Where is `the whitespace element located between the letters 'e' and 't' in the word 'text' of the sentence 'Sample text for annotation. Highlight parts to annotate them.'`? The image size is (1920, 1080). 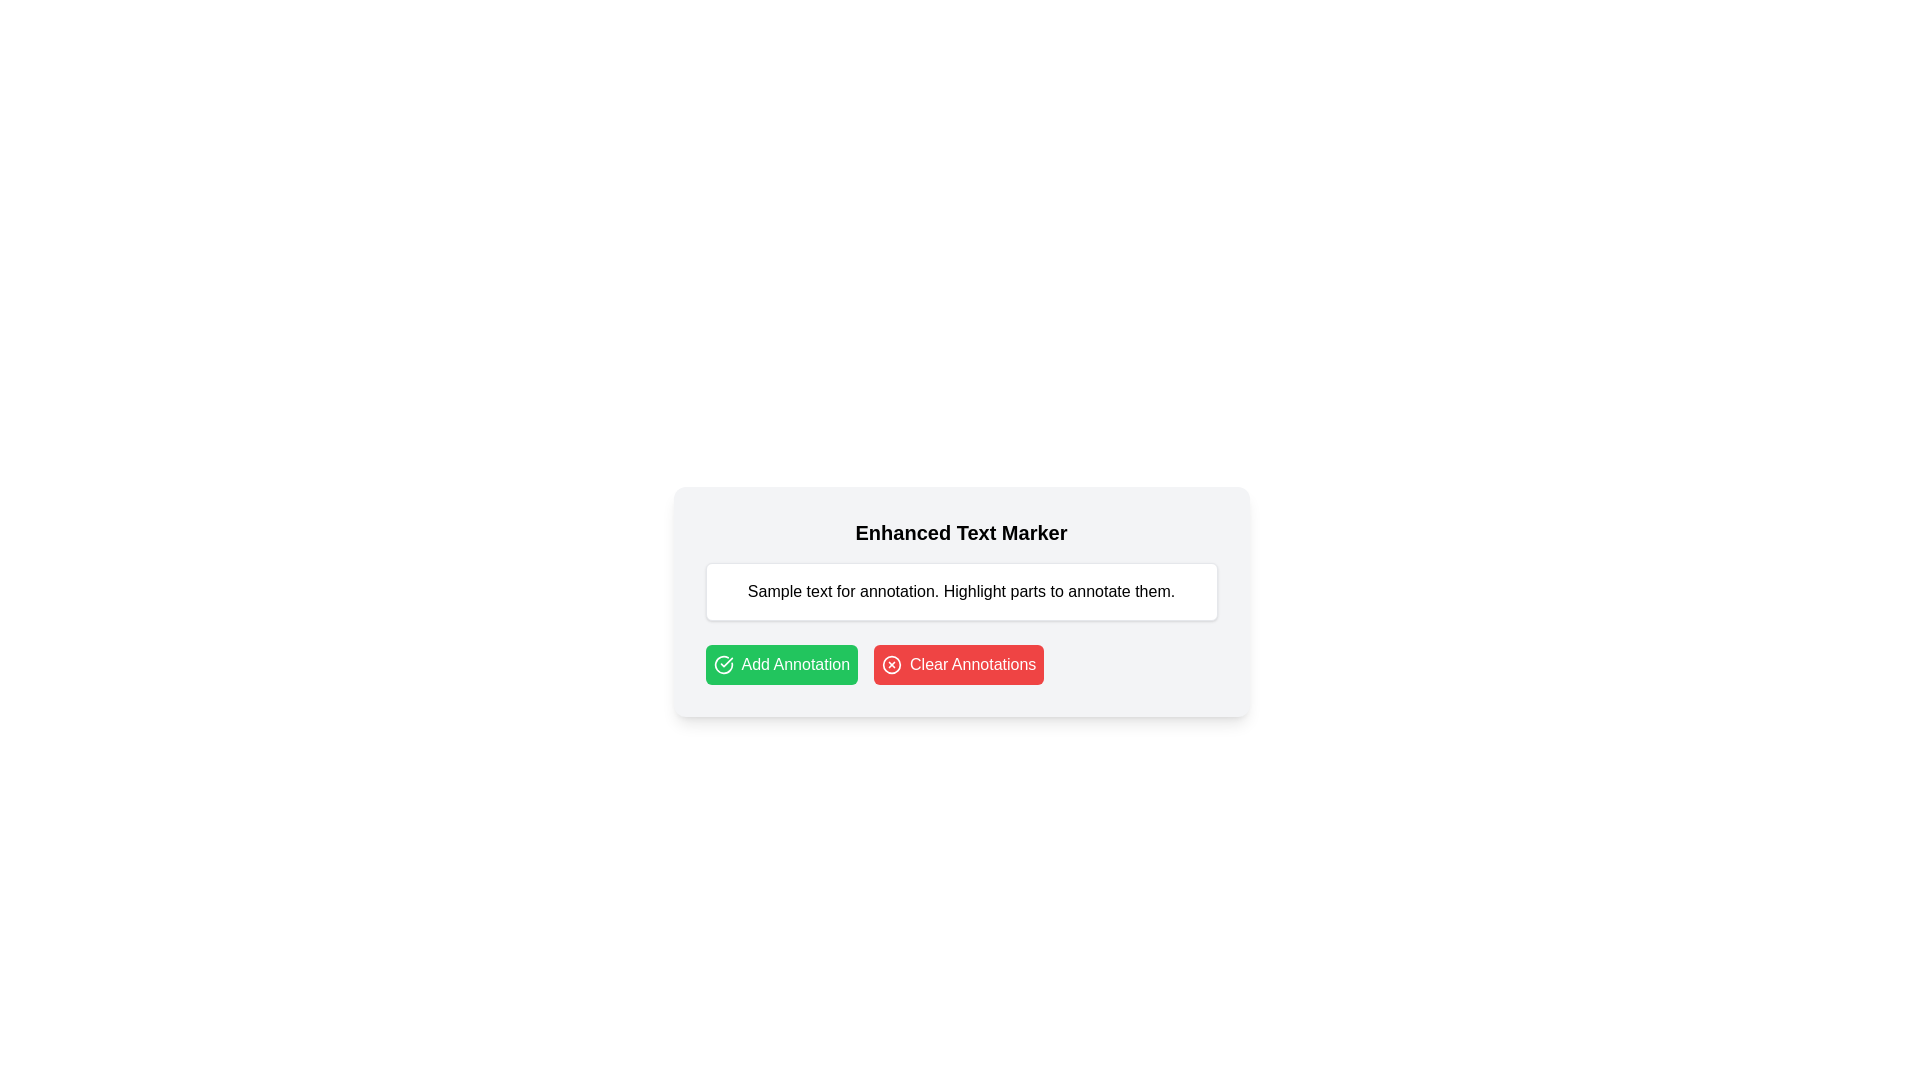 the whitespace element located between the letters 'e' and 't' in the word 'text' of the sentence 'Sample text for annotation. Highlight parts to annotate them.' is located at coordinates (804, 590).